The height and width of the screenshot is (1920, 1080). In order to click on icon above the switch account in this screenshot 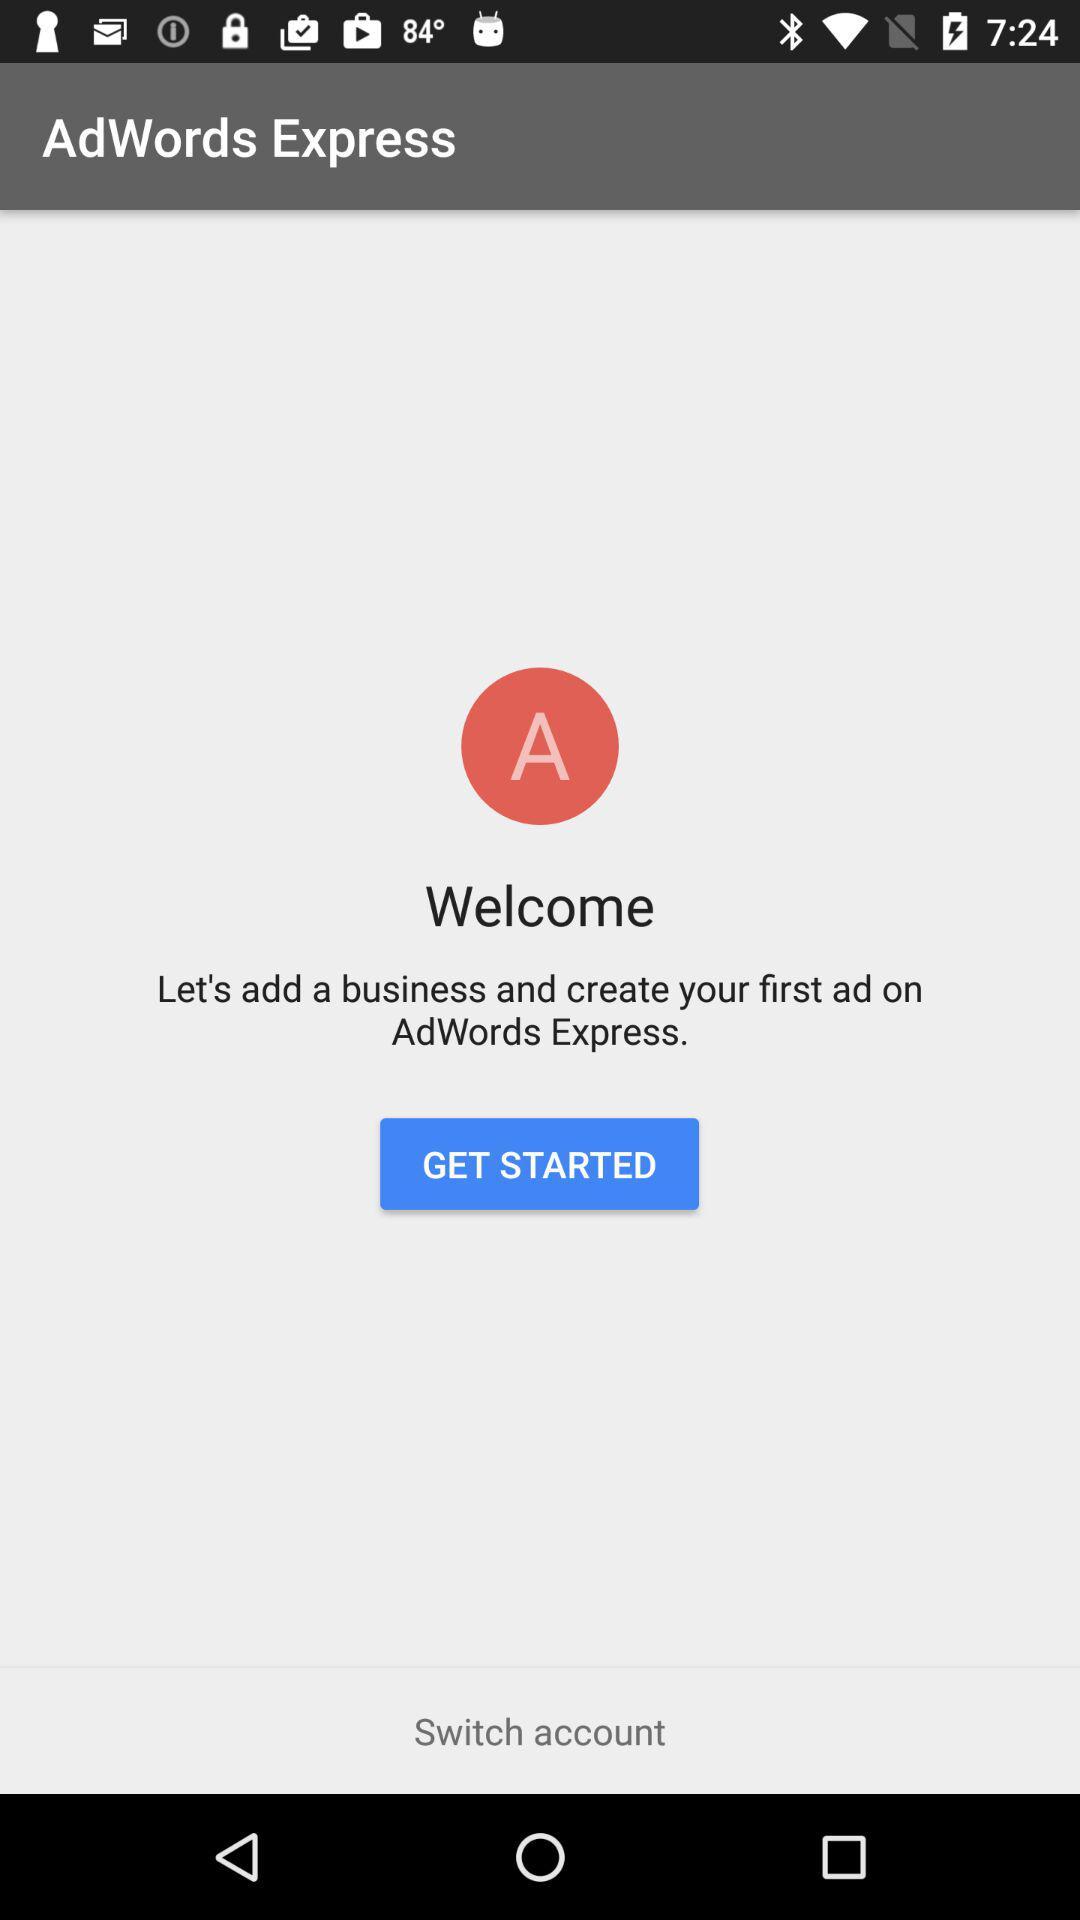, I will do `click(538, 1164)`.